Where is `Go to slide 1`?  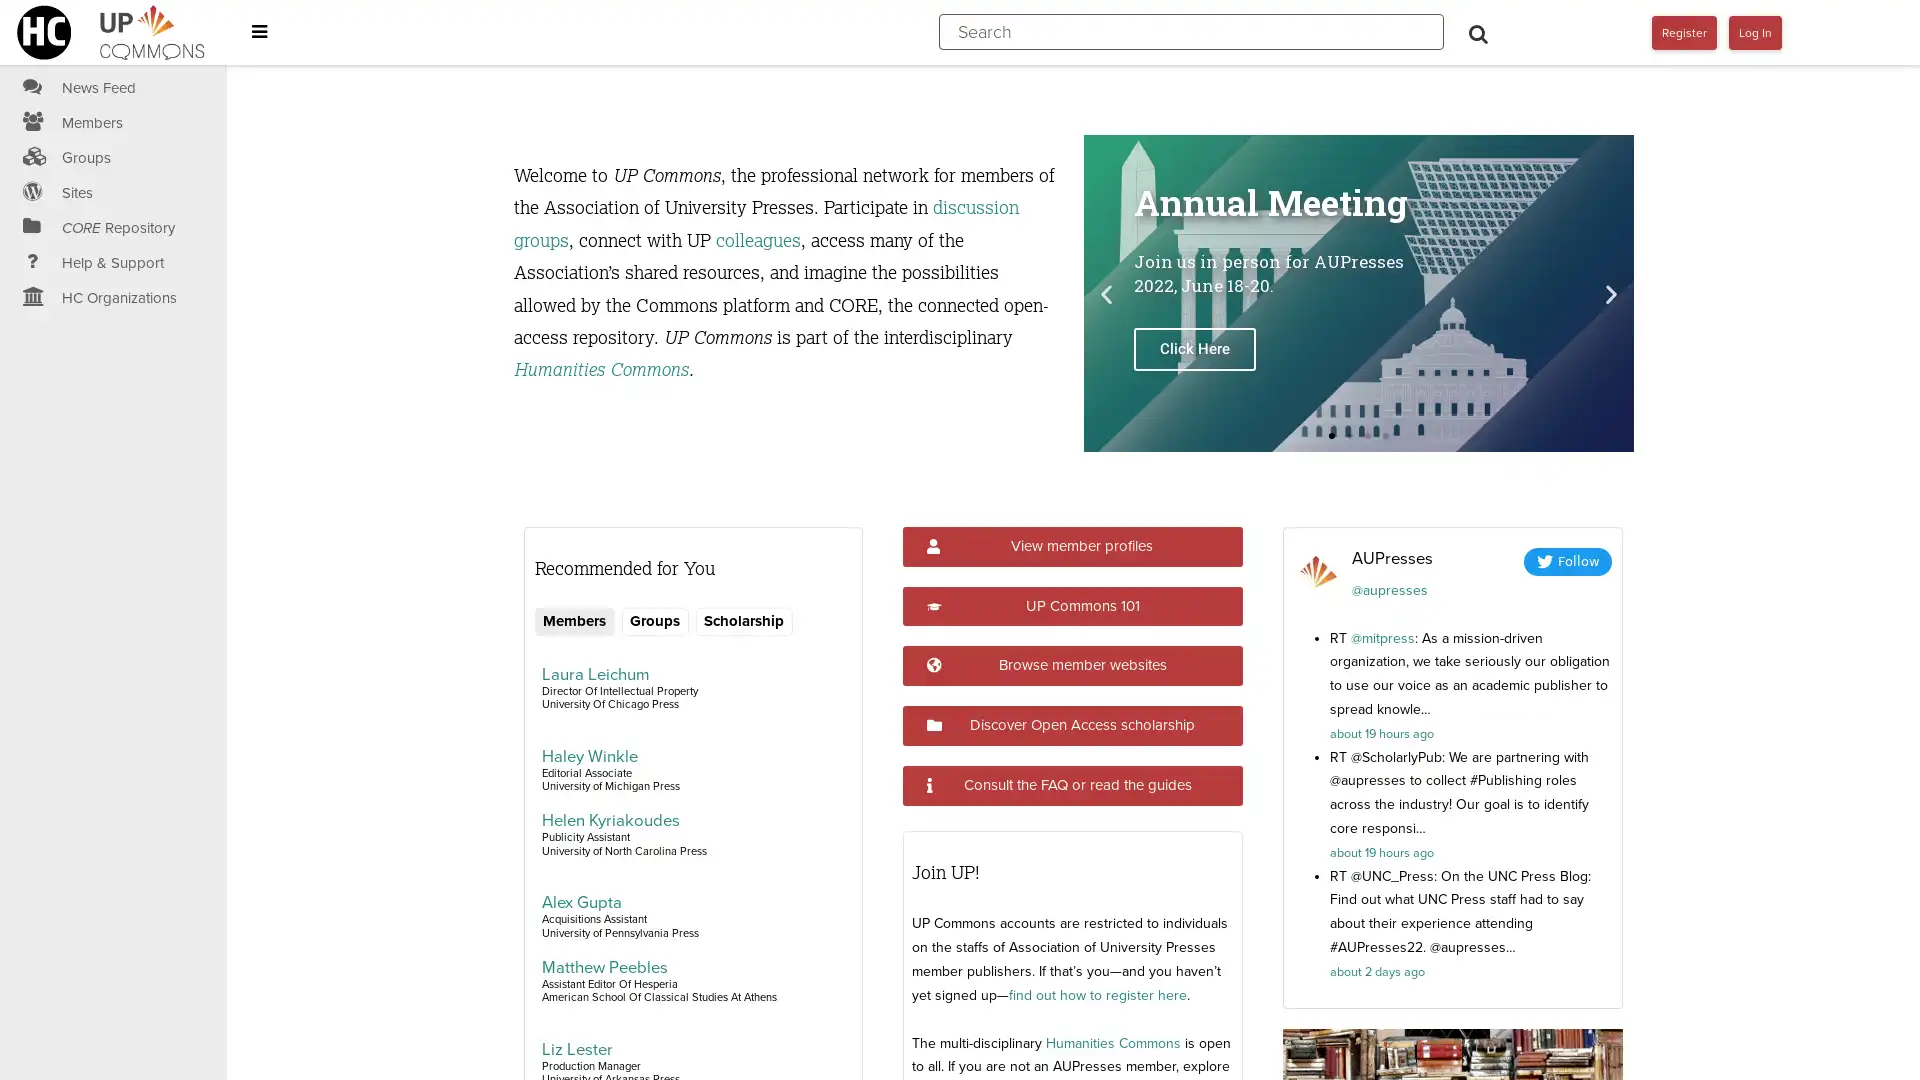
Go to slide 1 is located at coordinates (1330, 434).